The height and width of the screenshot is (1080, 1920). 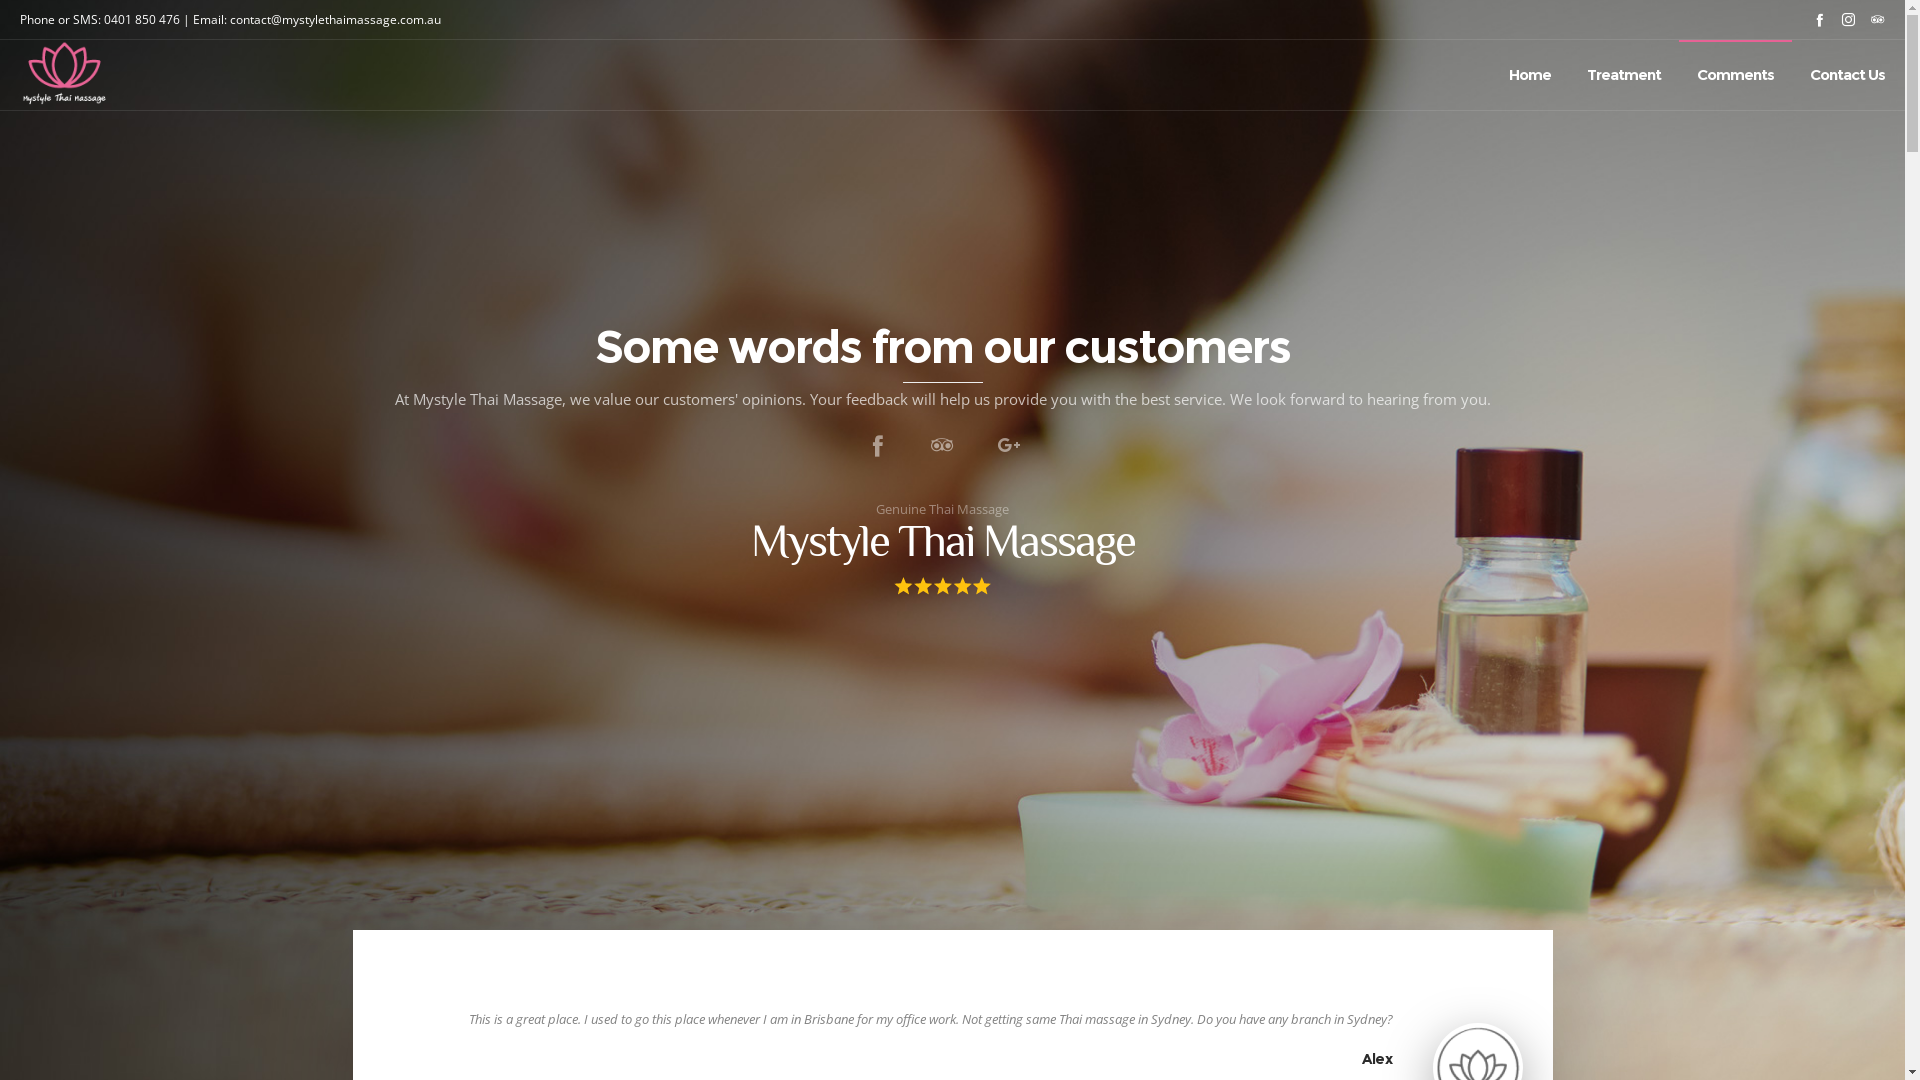 I want to click on 'Tell people what you think on 'Facebook'', so click(x=877, y=445).